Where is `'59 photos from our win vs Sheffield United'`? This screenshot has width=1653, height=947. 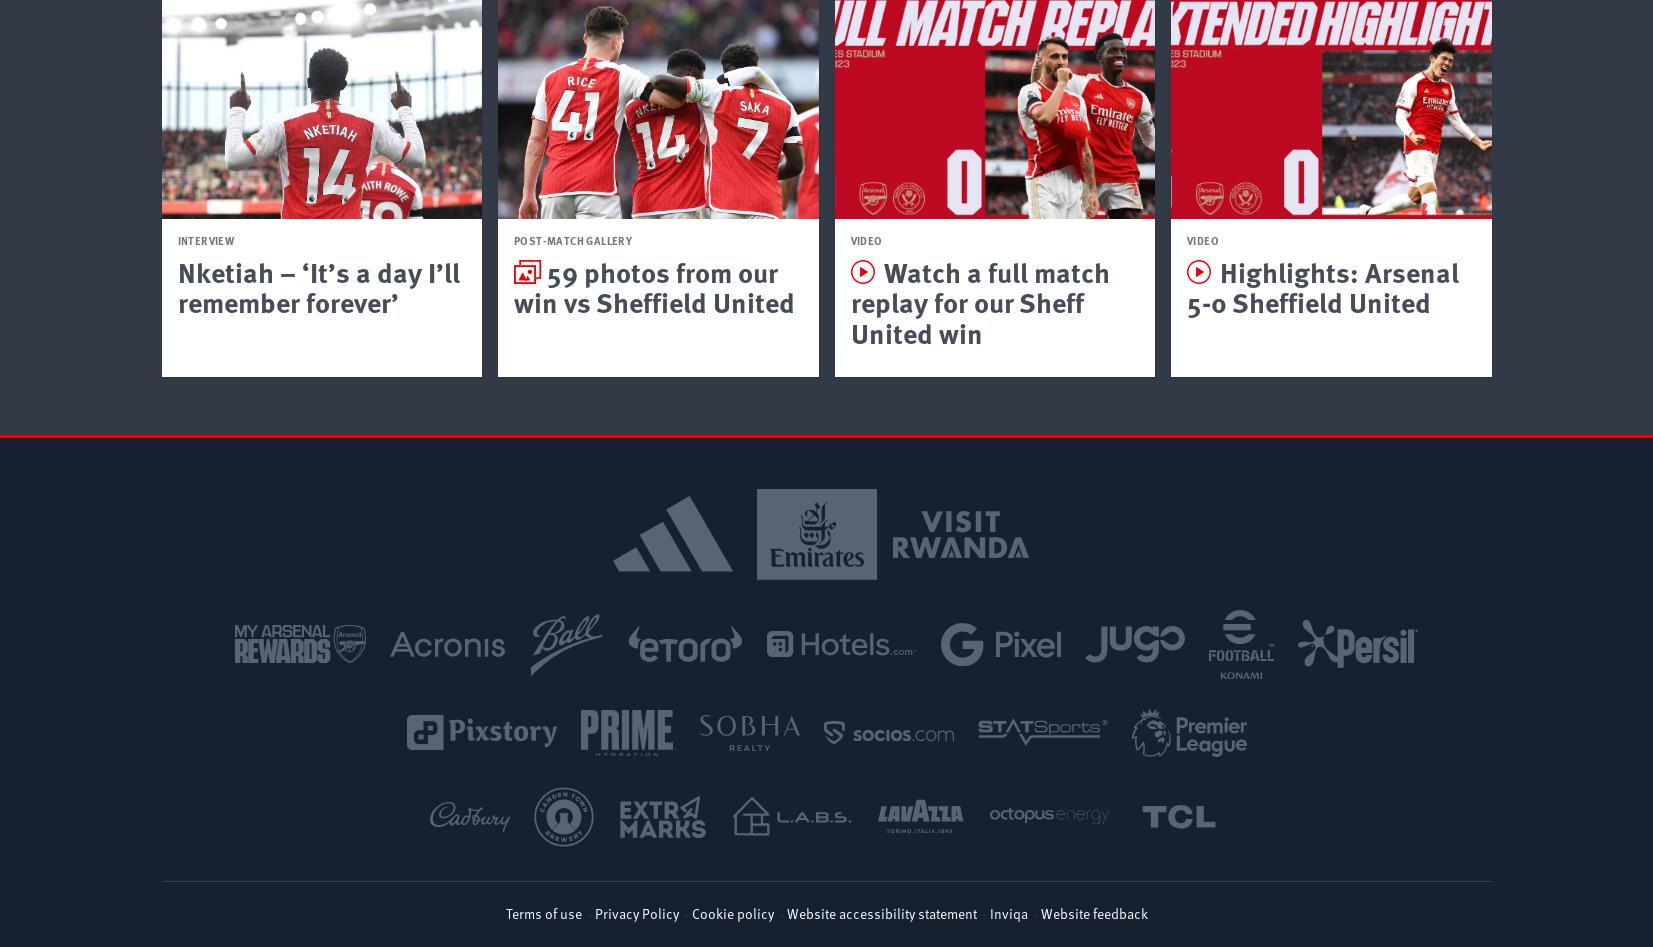 '59 photos from our win vs Sheffield United' is located at coordinates (512, 285).